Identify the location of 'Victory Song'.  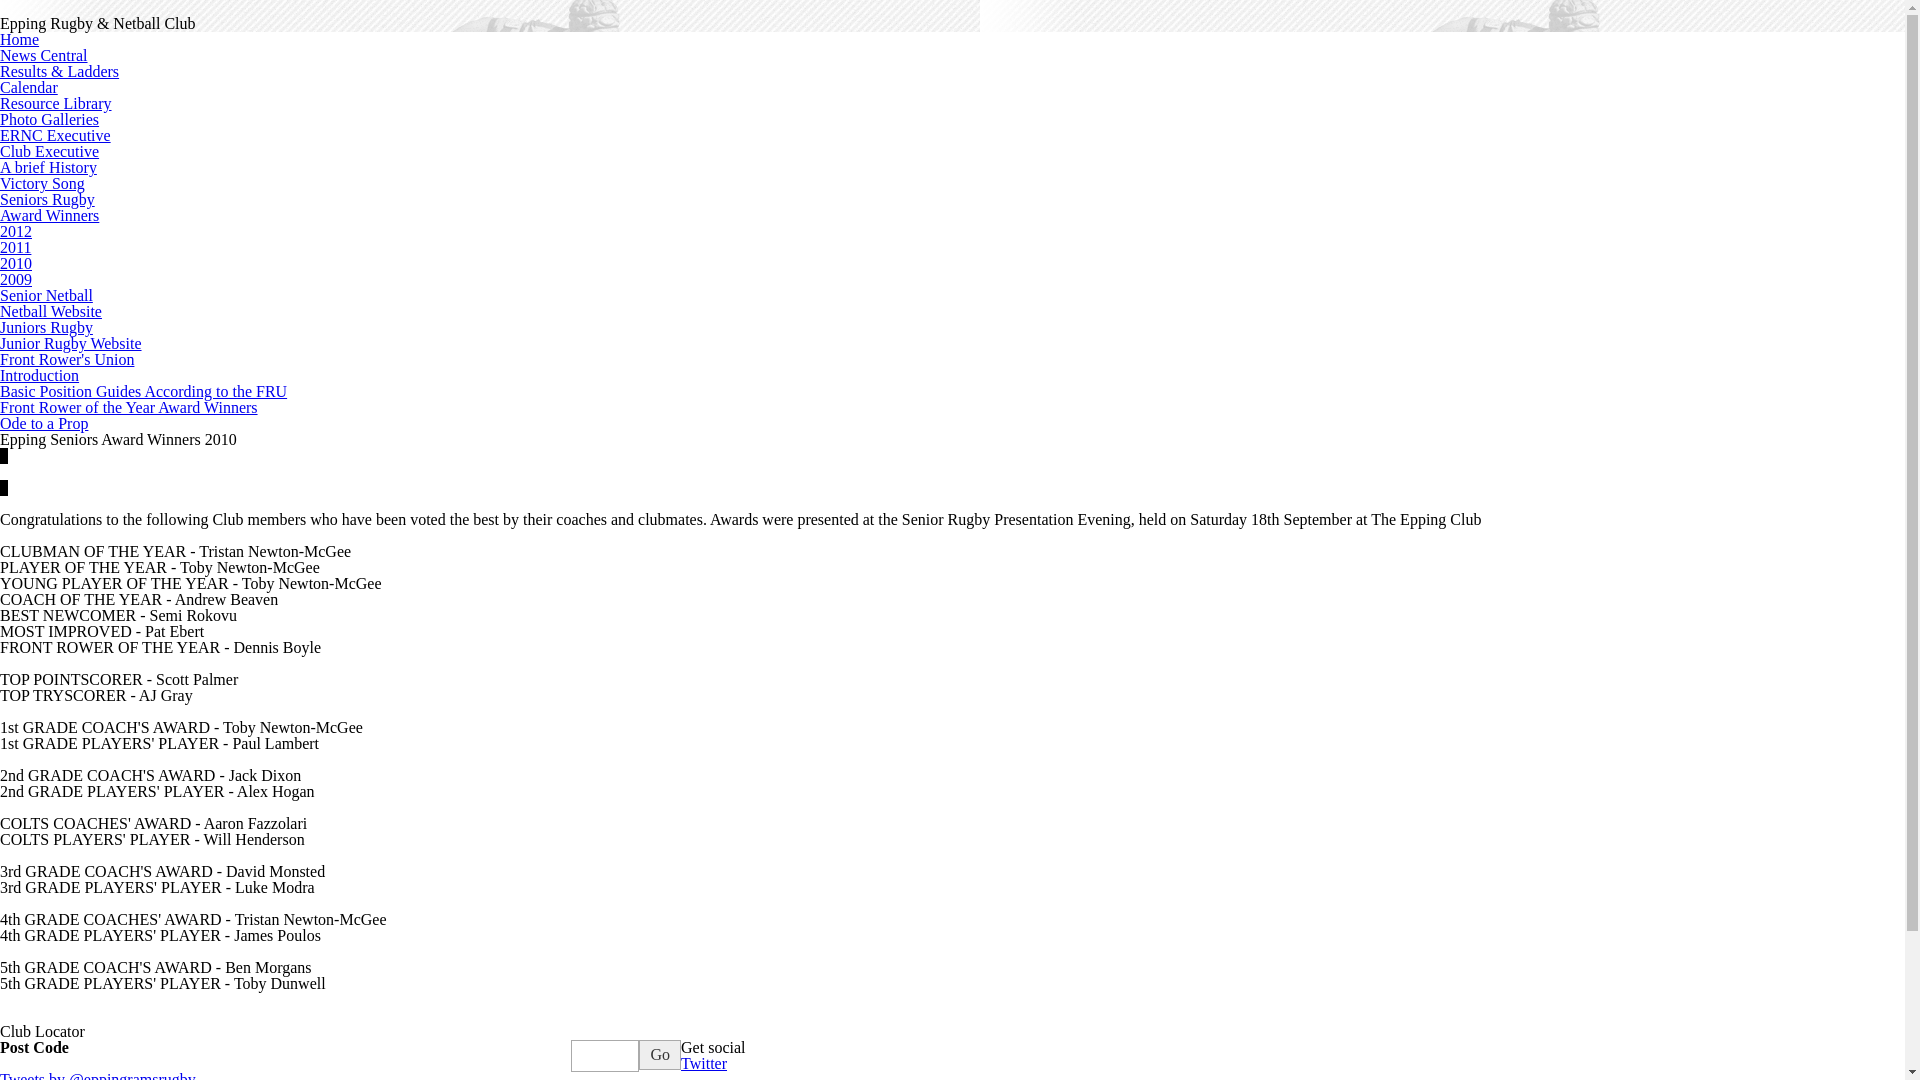
(0, 183).